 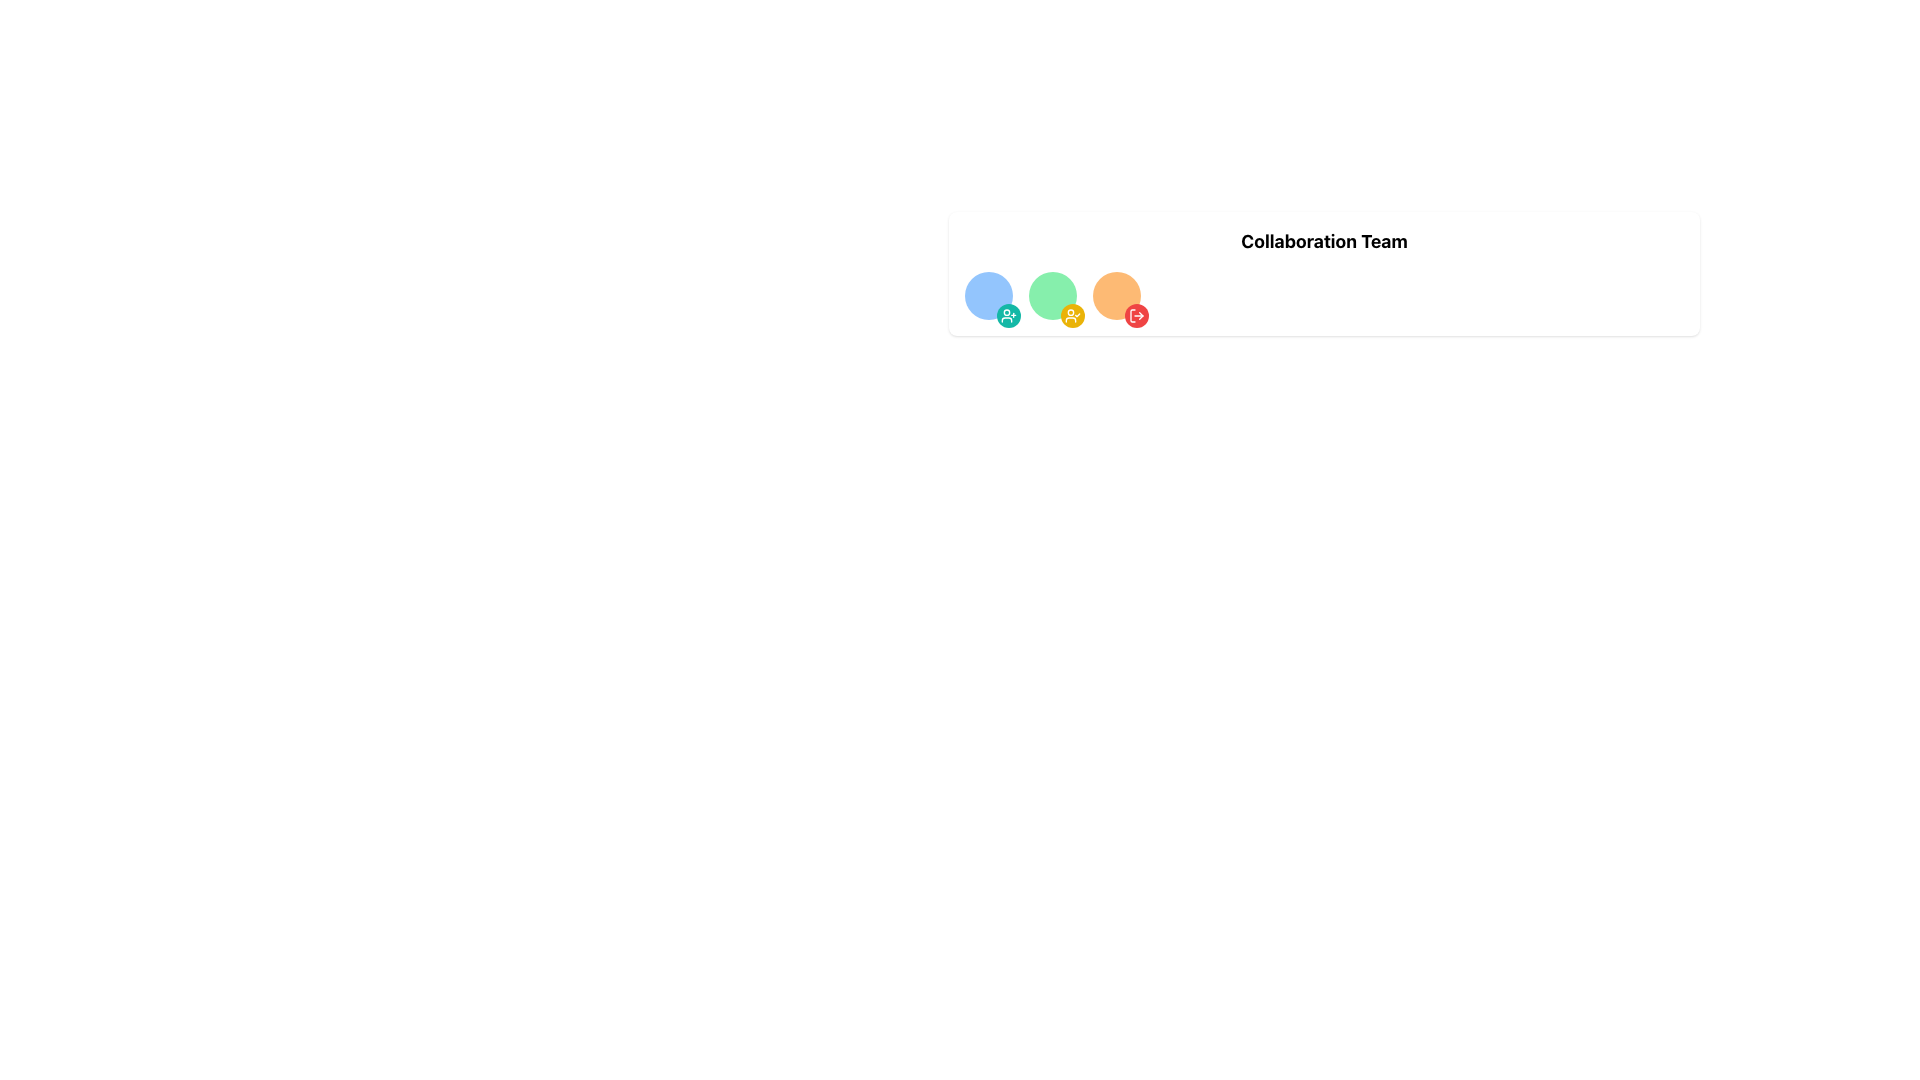 What do you see at coordinates (1116, 296) in the screenshot?
I see `the circular log-out icon with a red badge, positioned as the fourth icon from the left, to log out or trigger a related action` at bounding box center [1116, 296].